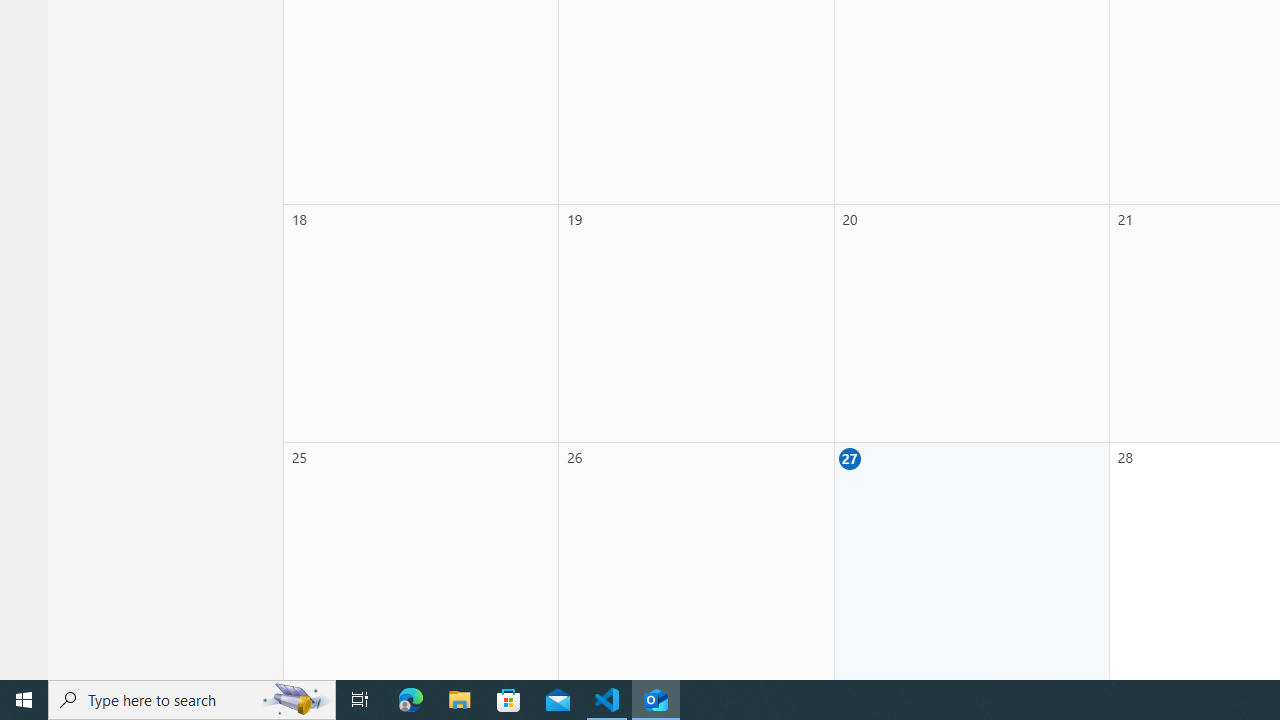  What do you see at coordinates (24, 698) in the screenshot?
I see `'Start'` at bounding box center [24, 698].